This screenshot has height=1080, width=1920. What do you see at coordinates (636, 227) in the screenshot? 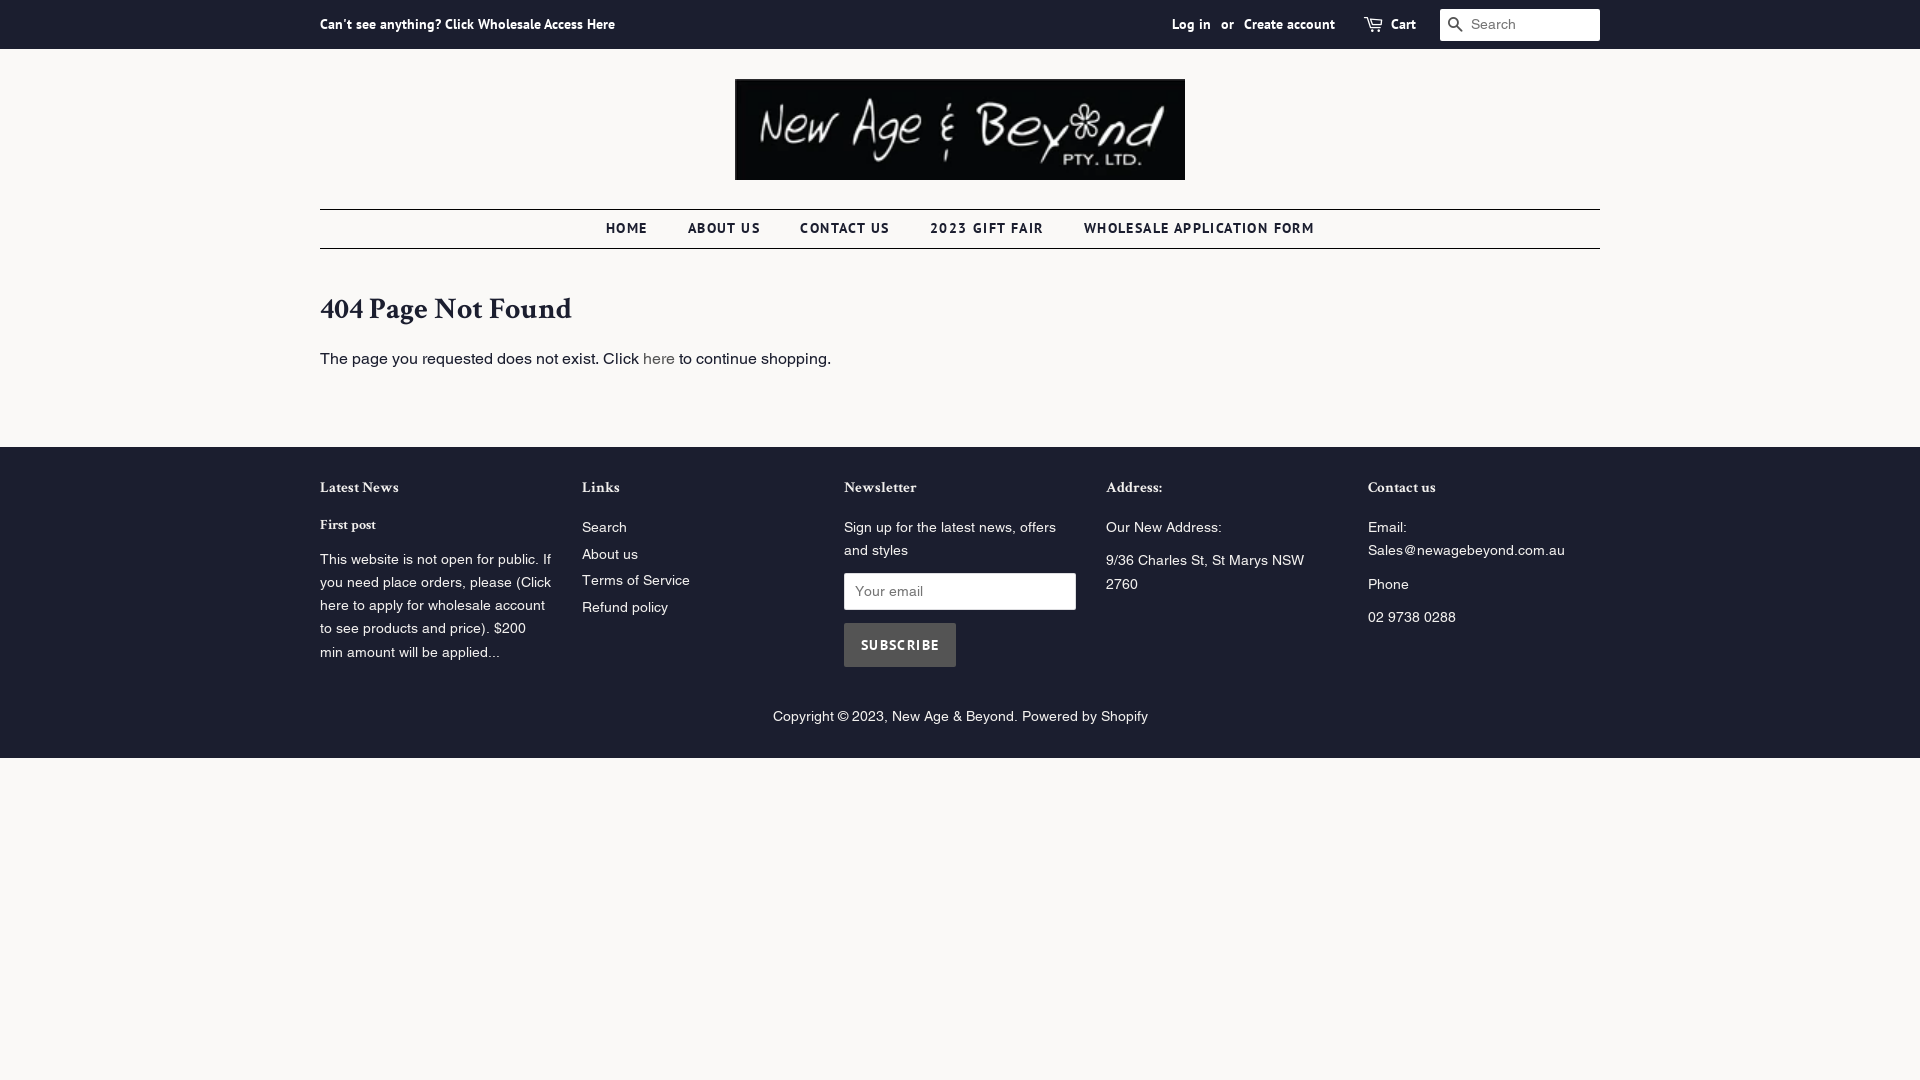
I see `'HOME'` at bounding box center [636, 227].